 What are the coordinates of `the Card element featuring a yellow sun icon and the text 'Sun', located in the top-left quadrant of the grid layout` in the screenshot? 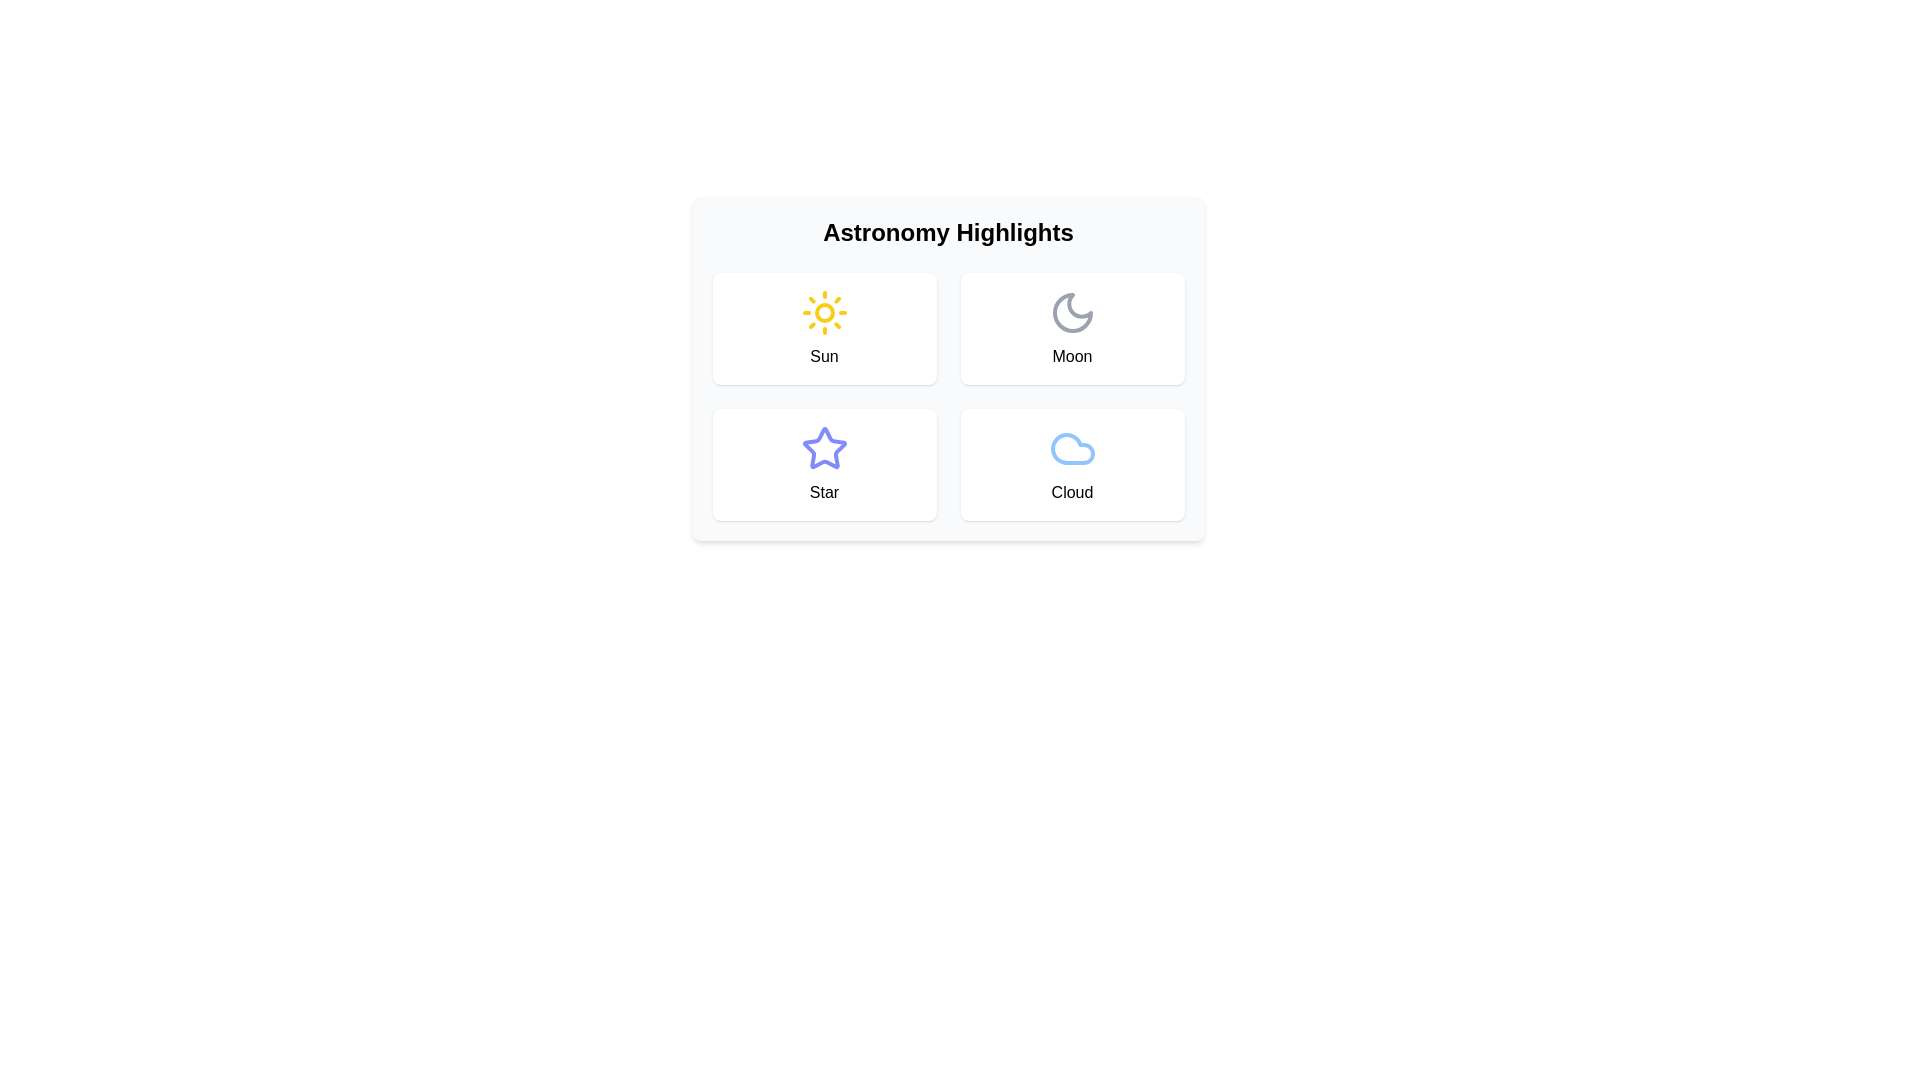 It's located at (824, 327).